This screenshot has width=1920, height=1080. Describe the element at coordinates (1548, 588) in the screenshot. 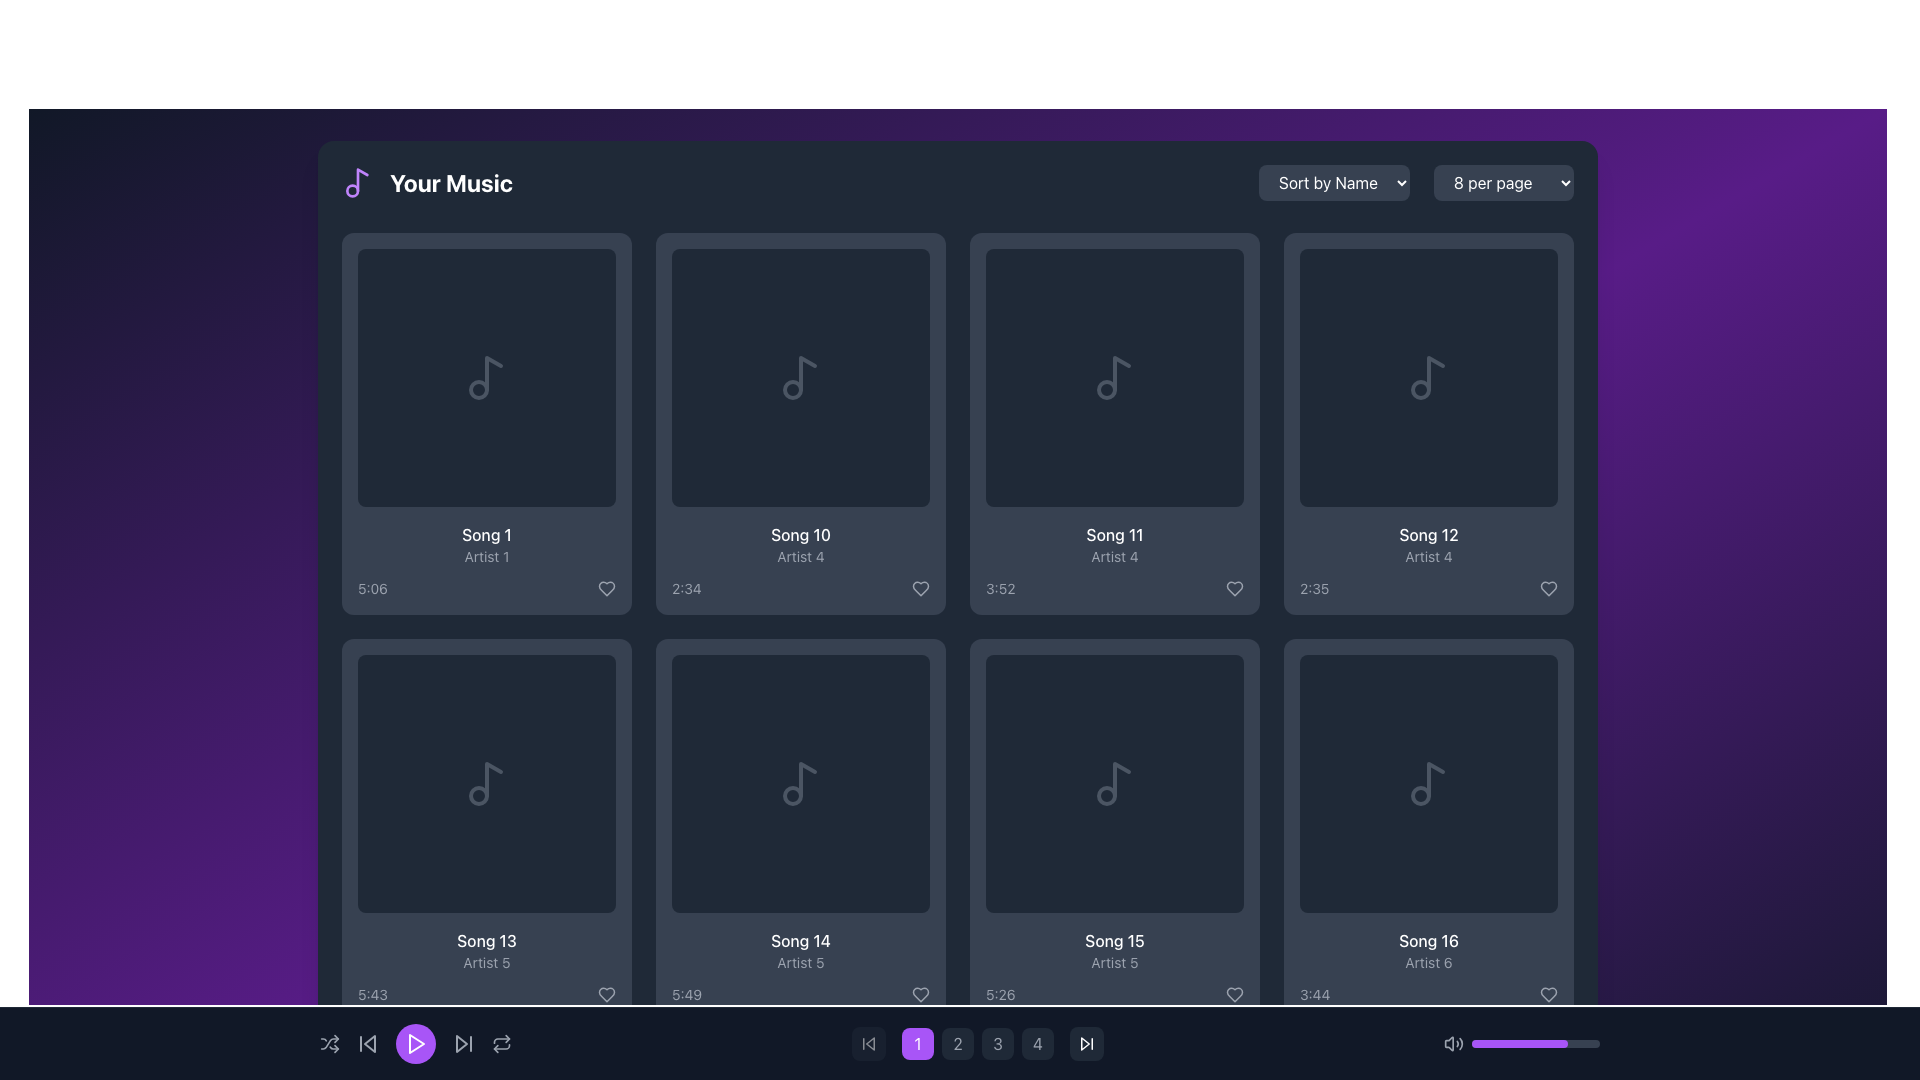

I see `the heart icon in the bottom-right corner of the music card labeled 'Song 12' by 'Artist 4'` at that location.